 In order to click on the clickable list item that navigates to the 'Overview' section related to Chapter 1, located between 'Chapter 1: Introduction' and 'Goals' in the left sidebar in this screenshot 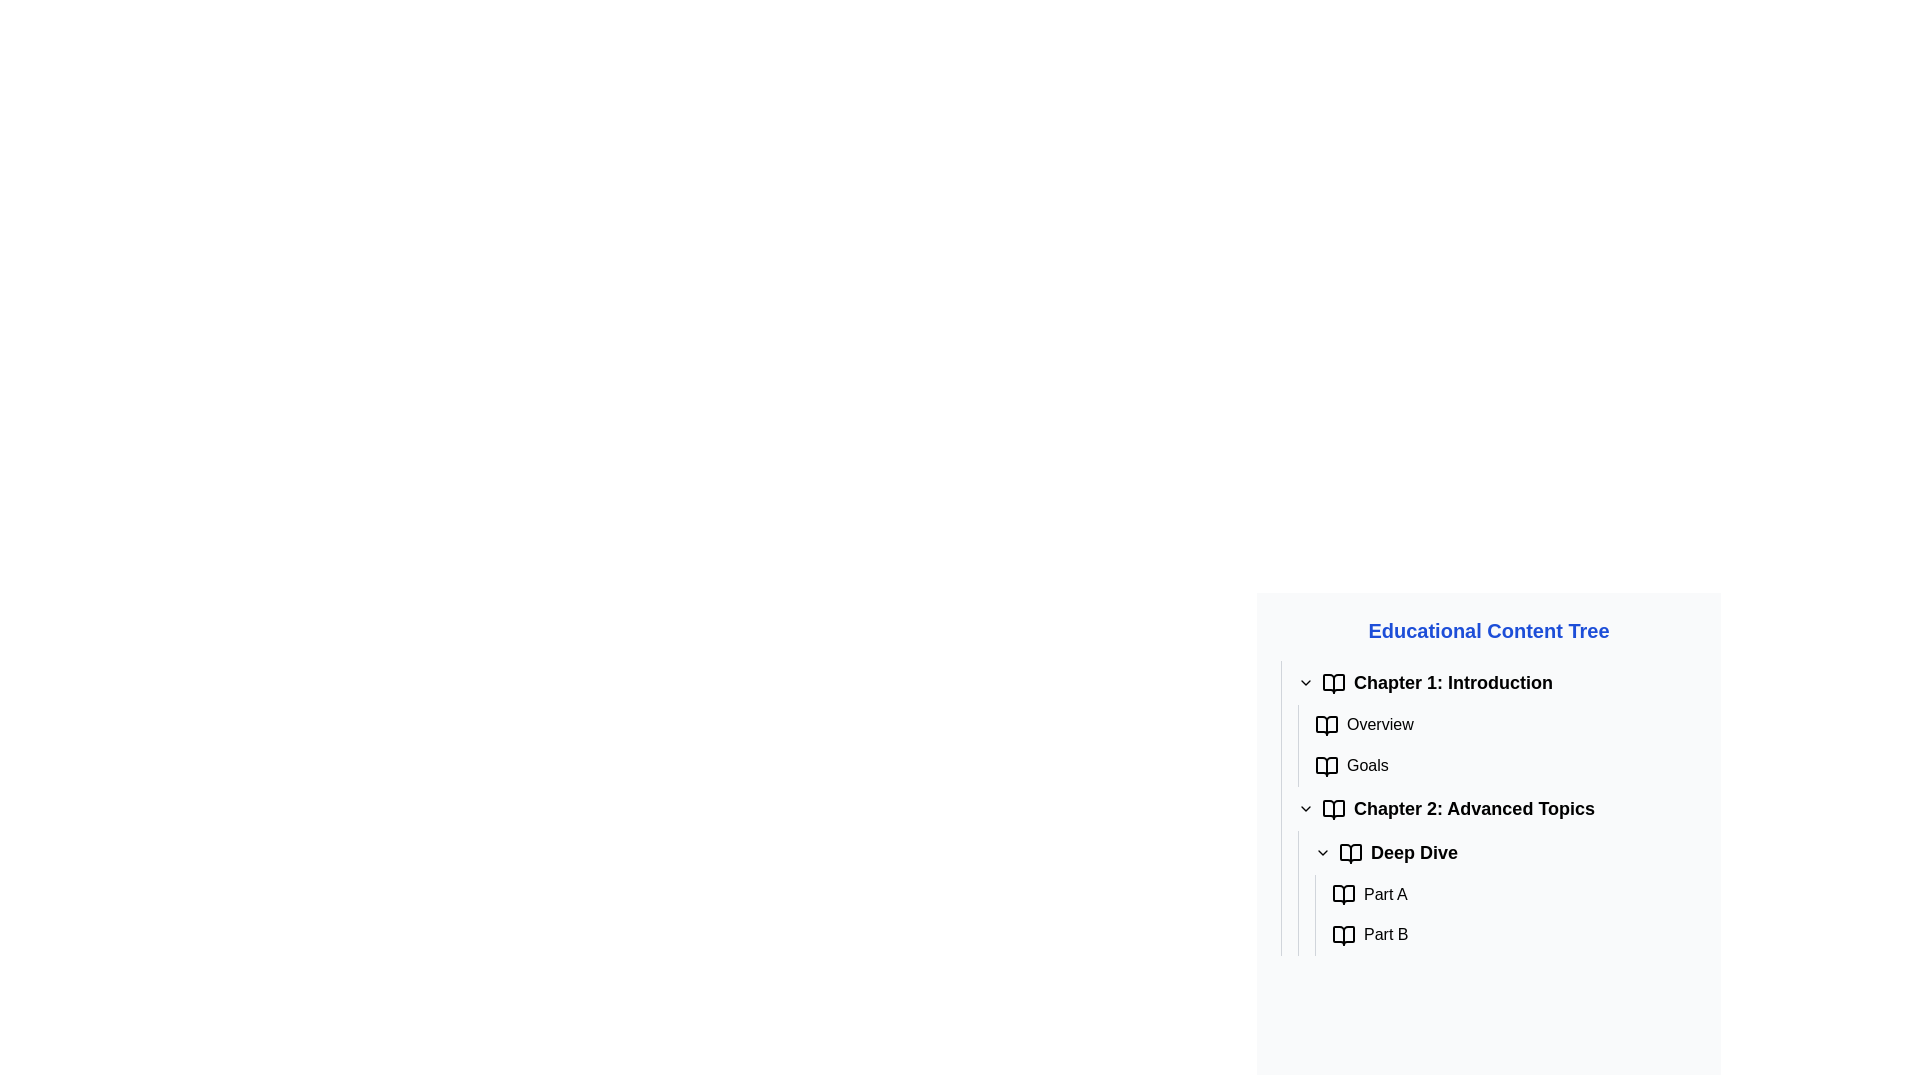, I will do `click(1497, 725)`.